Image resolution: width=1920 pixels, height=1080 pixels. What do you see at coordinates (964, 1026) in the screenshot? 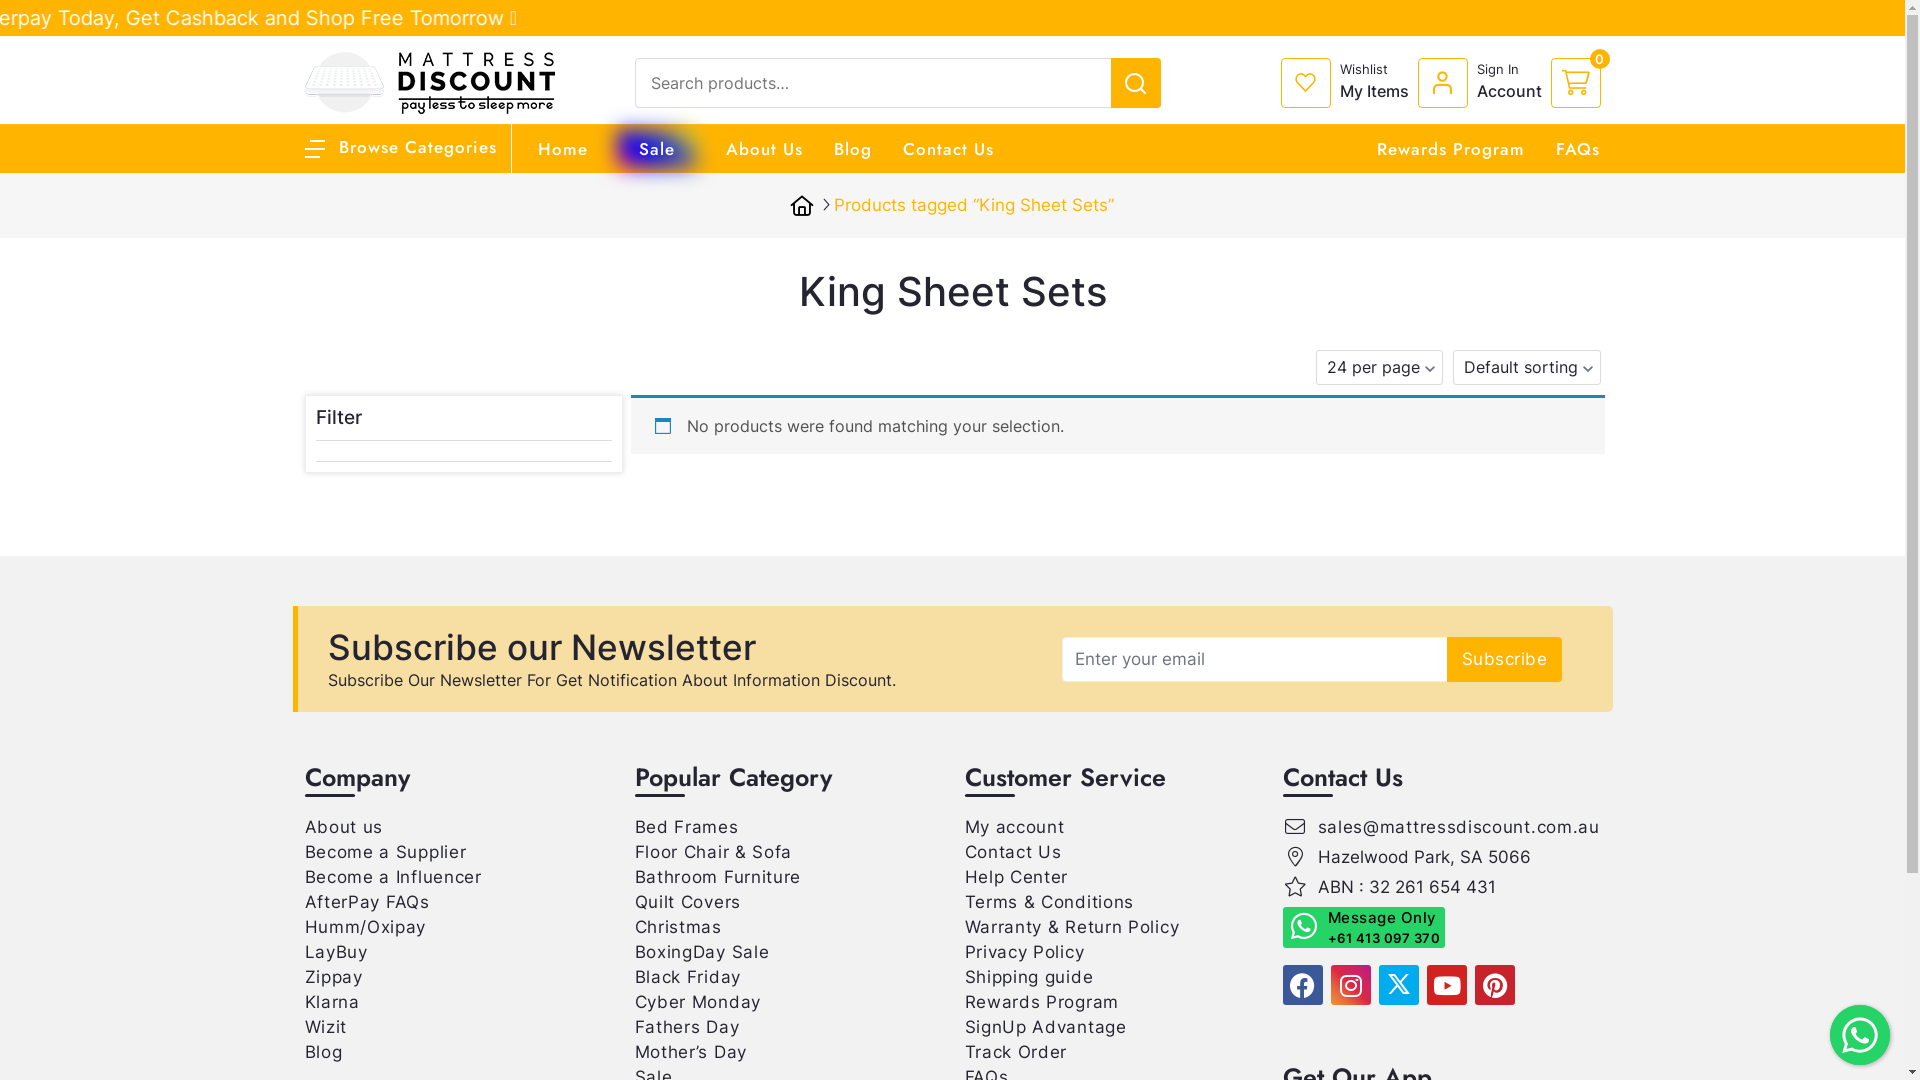
I see `'SignUp Advantage'` at bounding box center [964, 1026].